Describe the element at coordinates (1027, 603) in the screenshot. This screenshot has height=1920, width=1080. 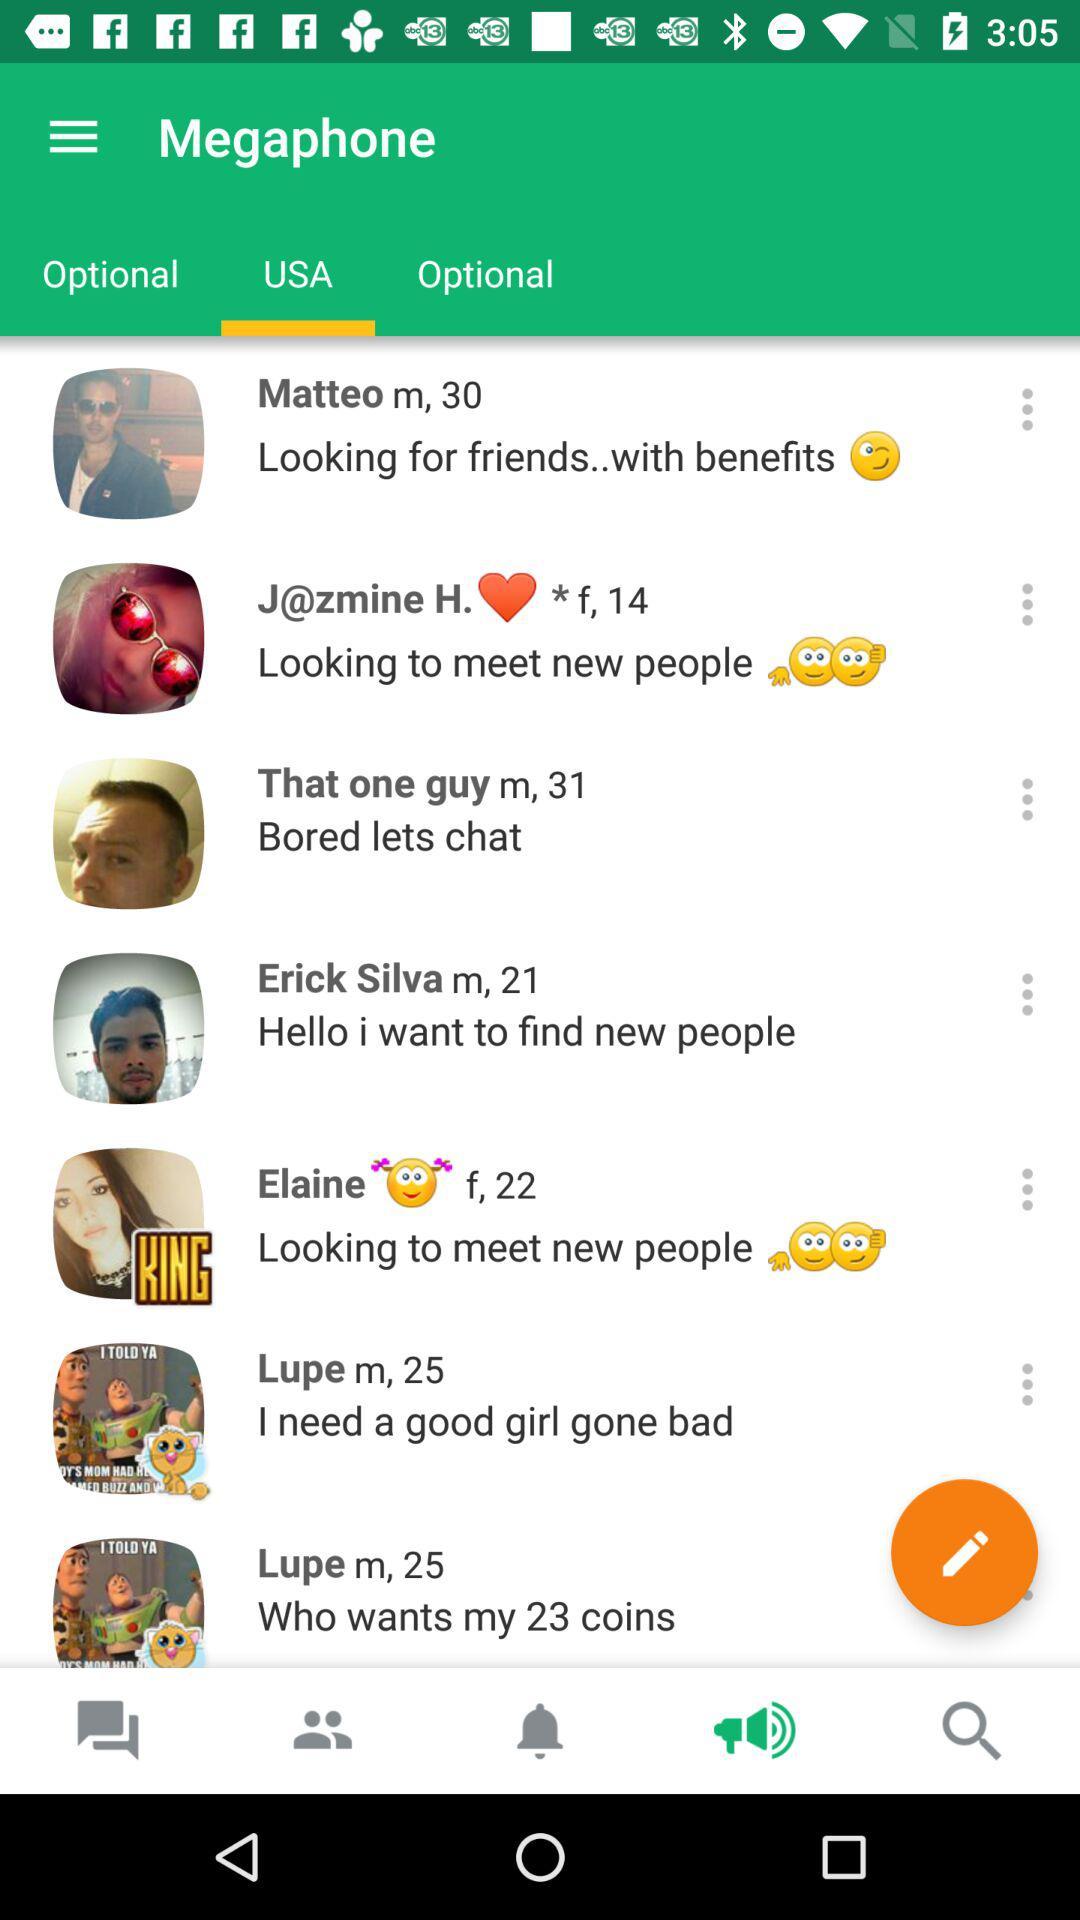
I see `asking to see options` at that location.